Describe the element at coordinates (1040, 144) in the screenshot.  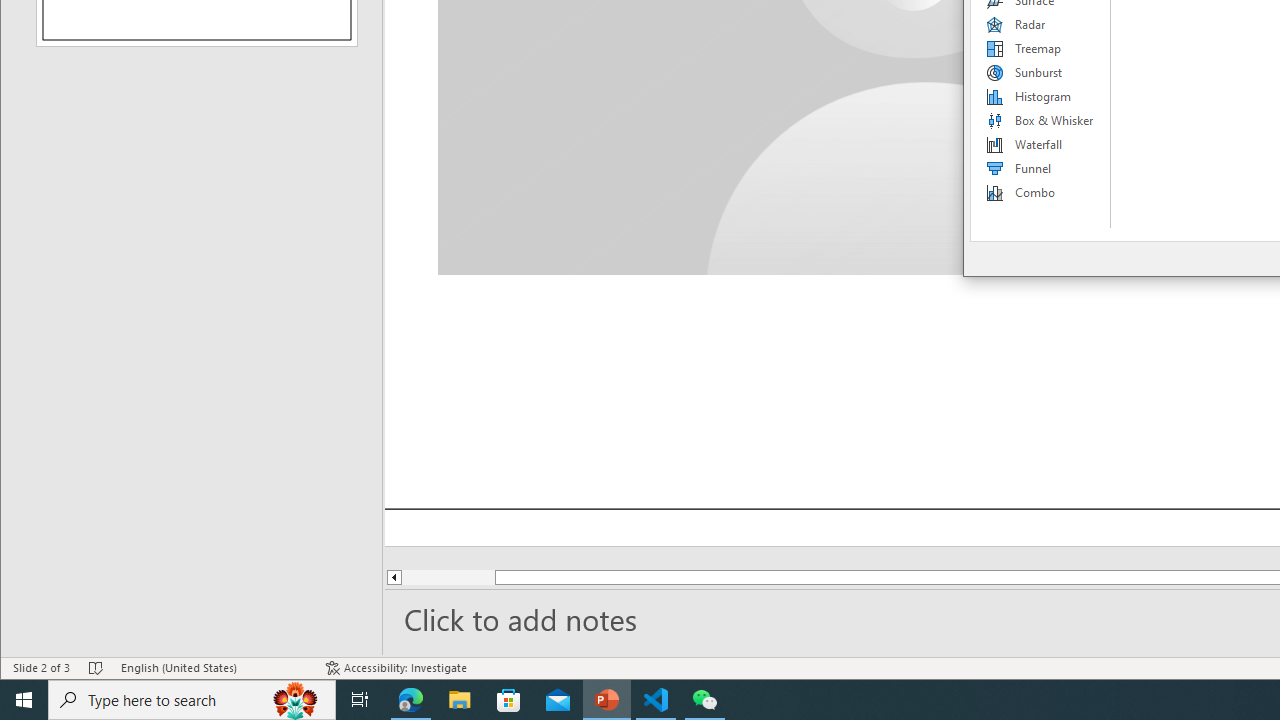
I see `'Waterfall'` at that location.